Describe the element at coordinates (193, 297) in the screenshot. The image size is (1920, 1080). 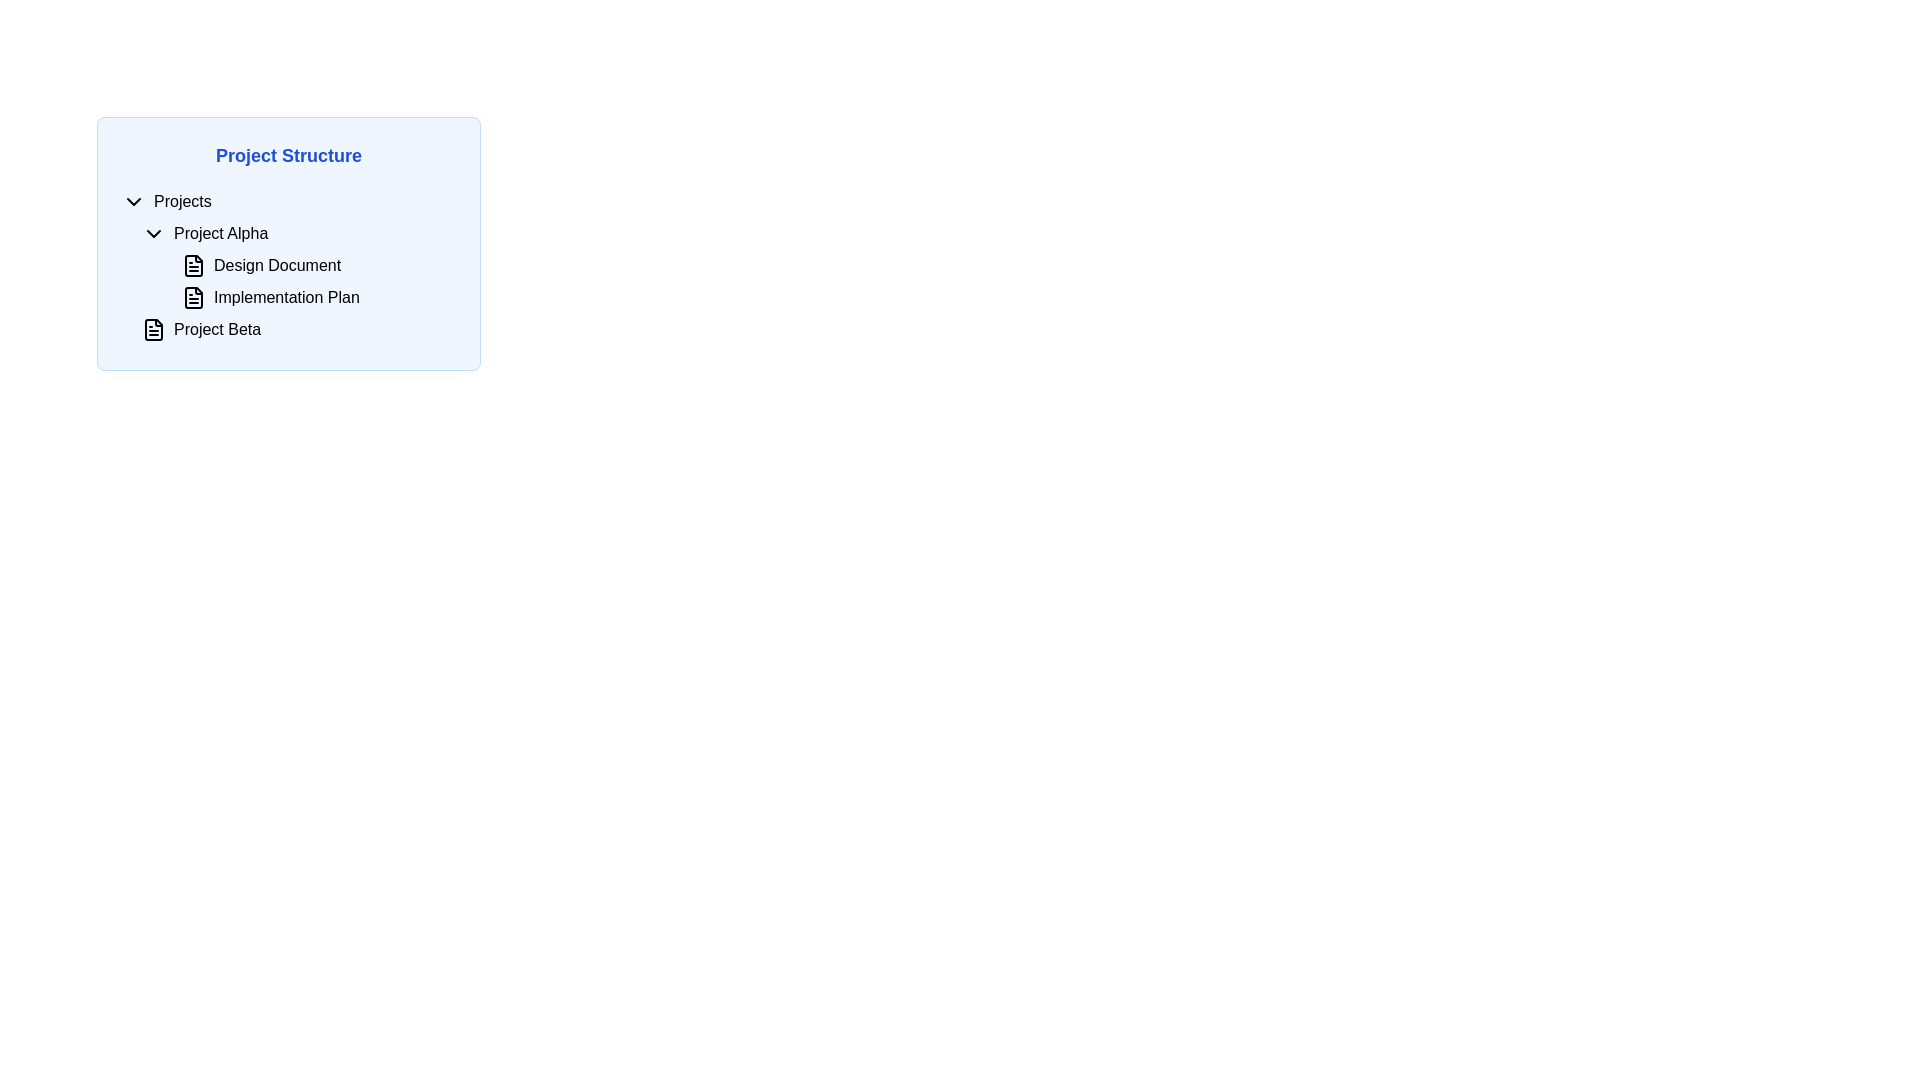
I see `the SVG icon illustrating a document that serves as a clickable entry for the 'Implementation Plan' in the 'Project Structure' section under 'Project Alpha'` at that location.